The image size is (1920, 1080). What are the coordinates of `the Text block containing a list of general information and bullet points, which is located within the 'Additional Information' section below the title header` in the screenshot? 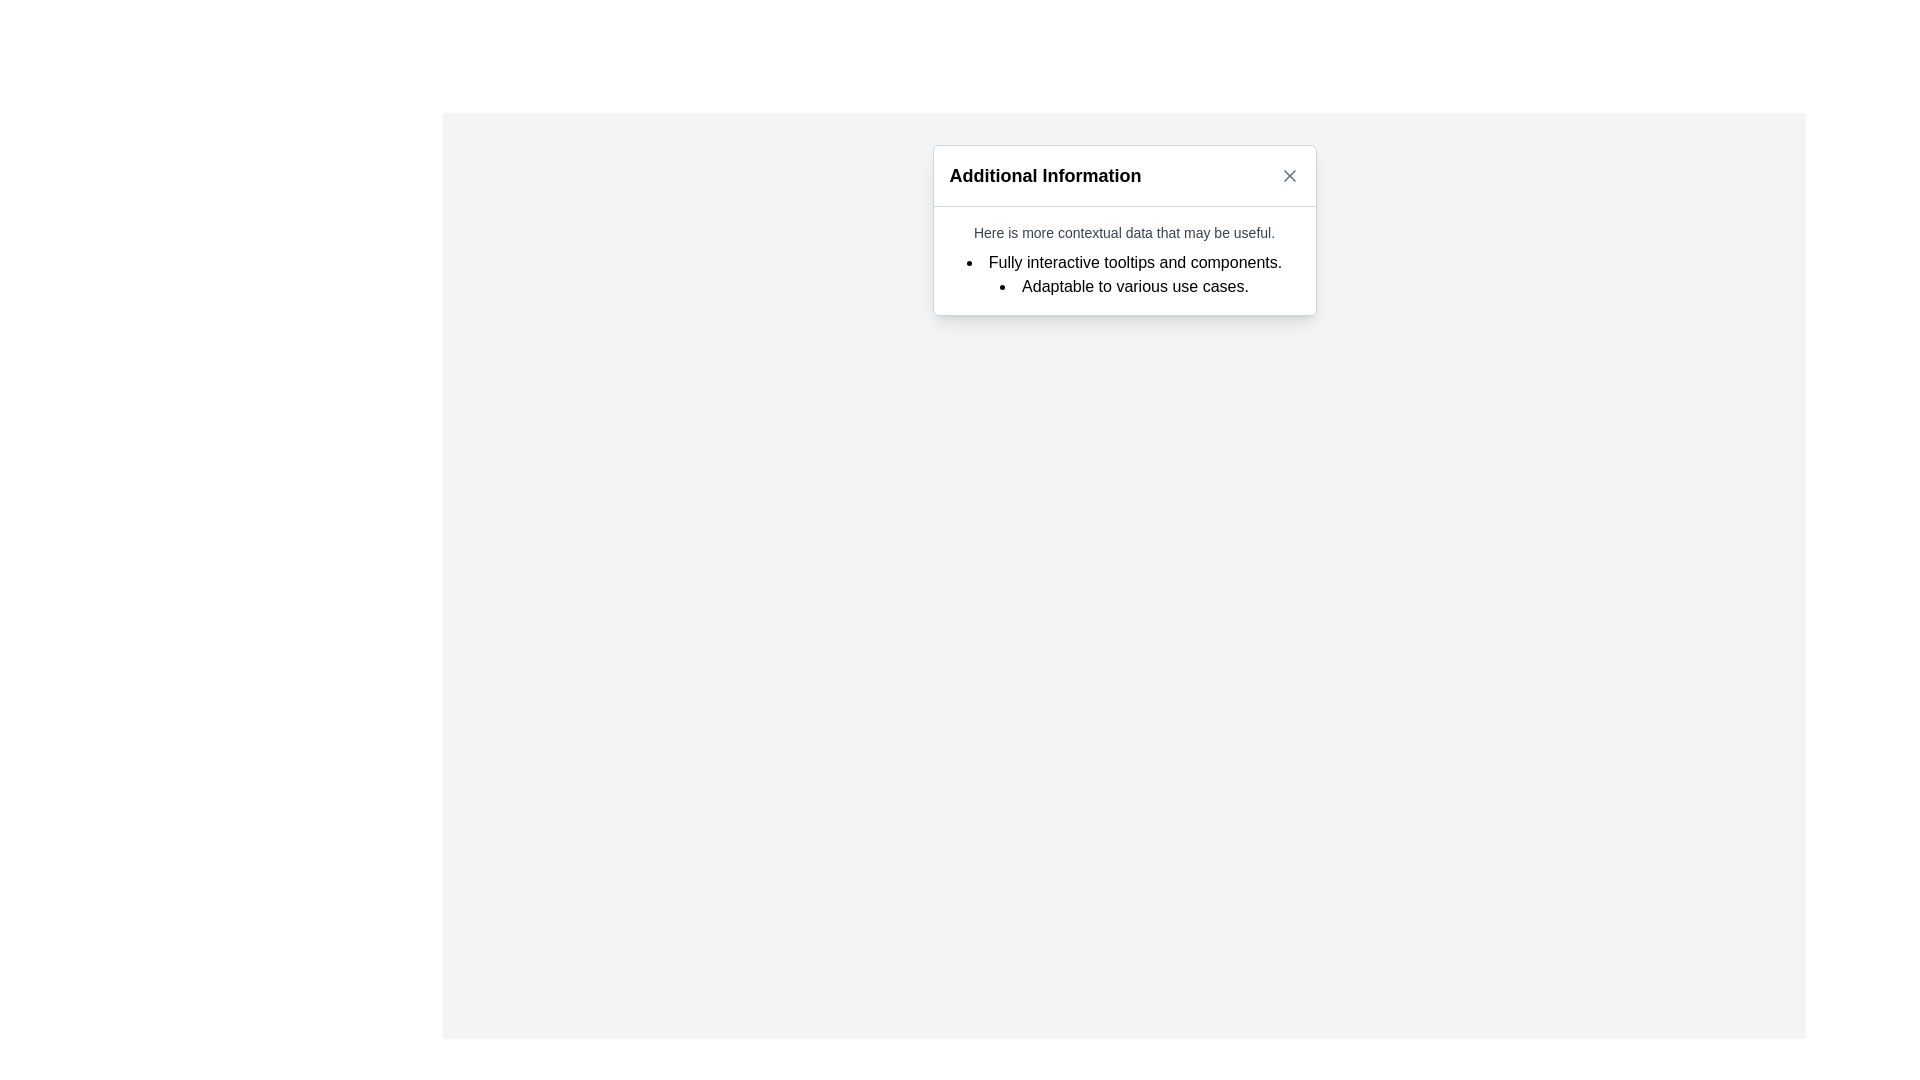 It's located at (1124, 260).